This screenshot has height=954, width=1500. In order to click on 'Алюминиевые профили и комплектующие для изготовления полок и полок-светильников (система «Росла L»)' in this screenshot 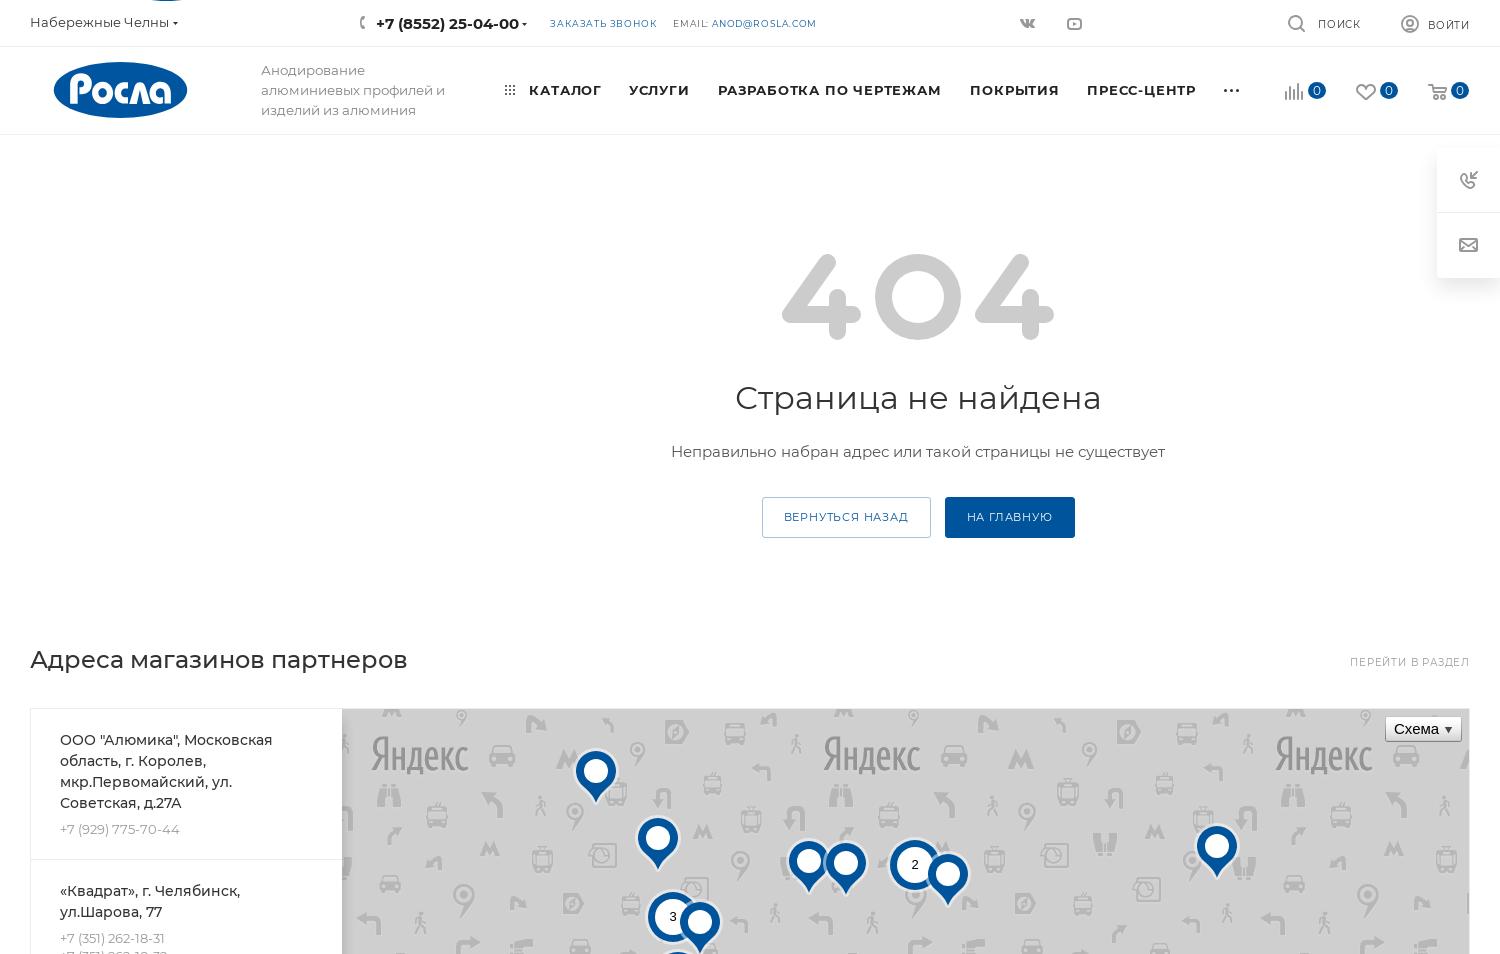, I will do `click(760, 477)`.